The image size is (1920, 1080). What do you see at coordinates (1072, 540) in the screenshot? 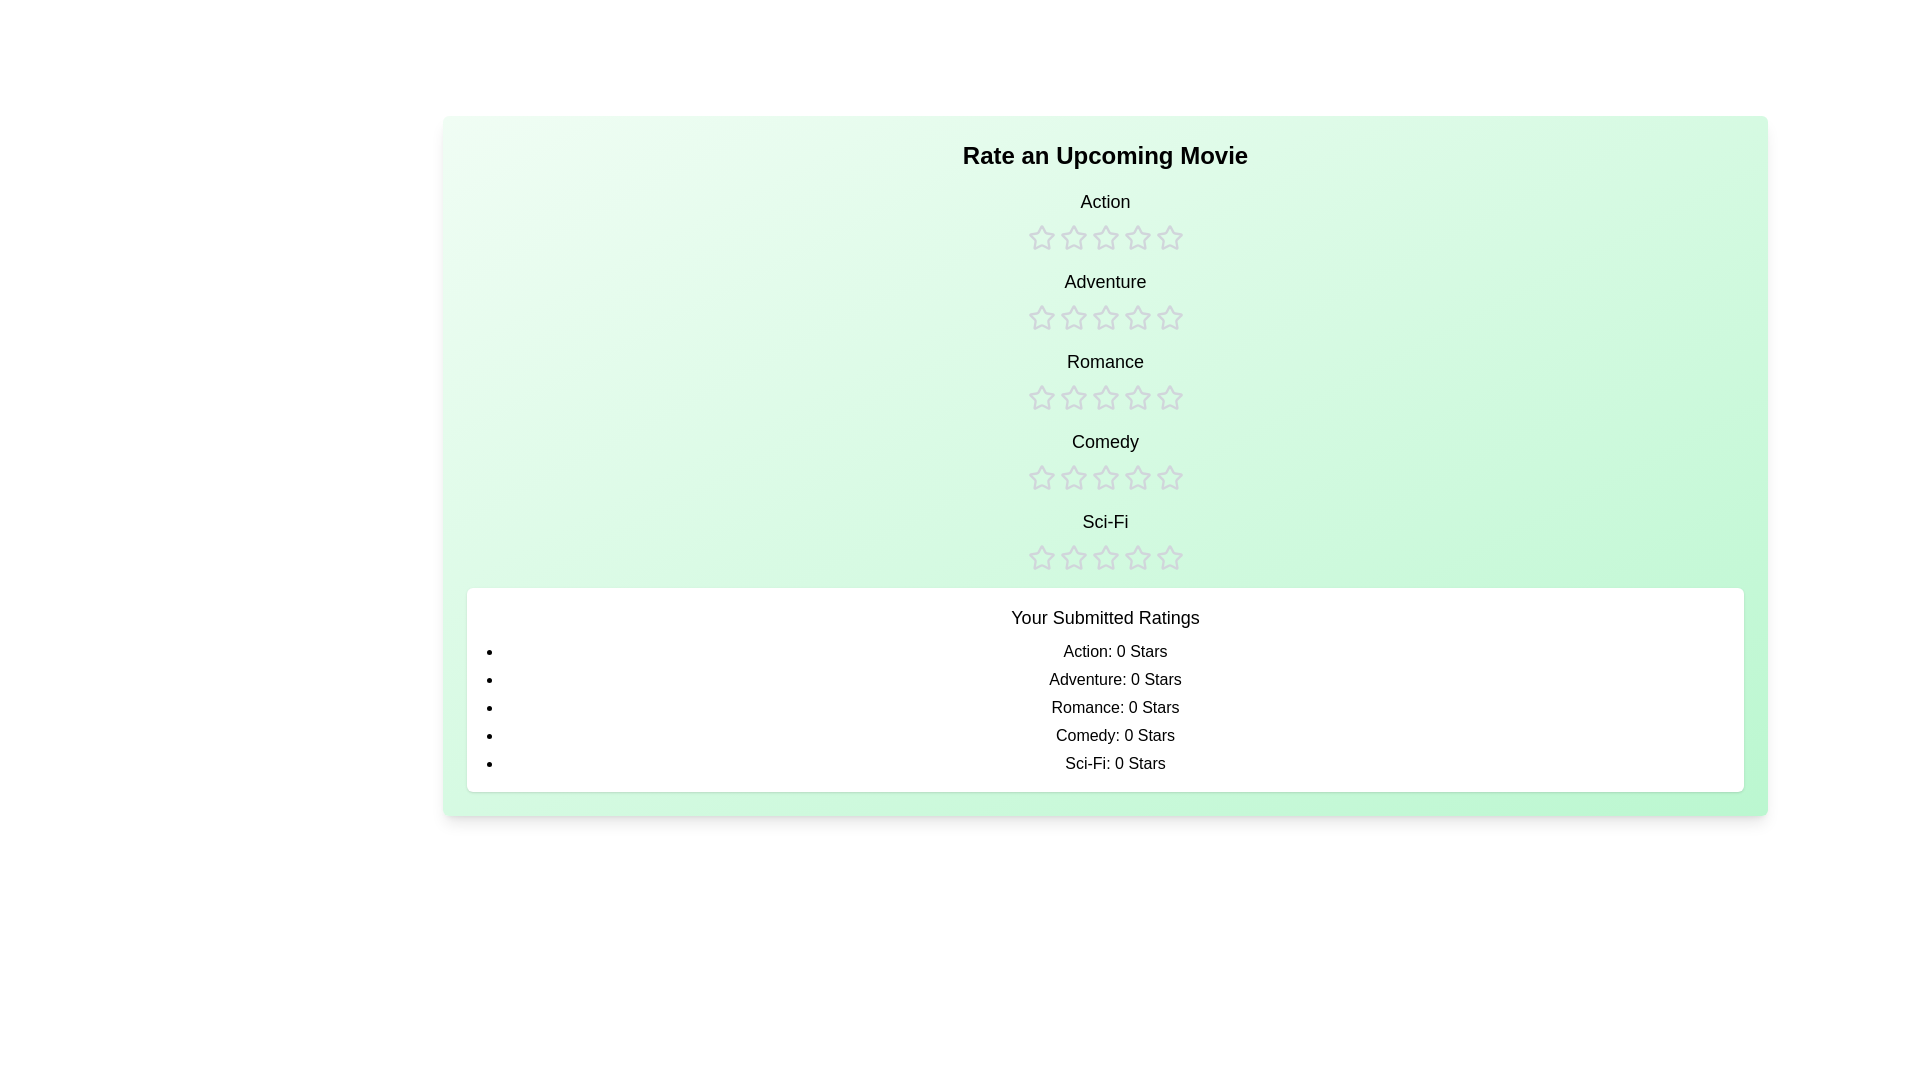
I see `the rating for the Sci-Fi category to 2 stars` at bounding box center [1072, 540].